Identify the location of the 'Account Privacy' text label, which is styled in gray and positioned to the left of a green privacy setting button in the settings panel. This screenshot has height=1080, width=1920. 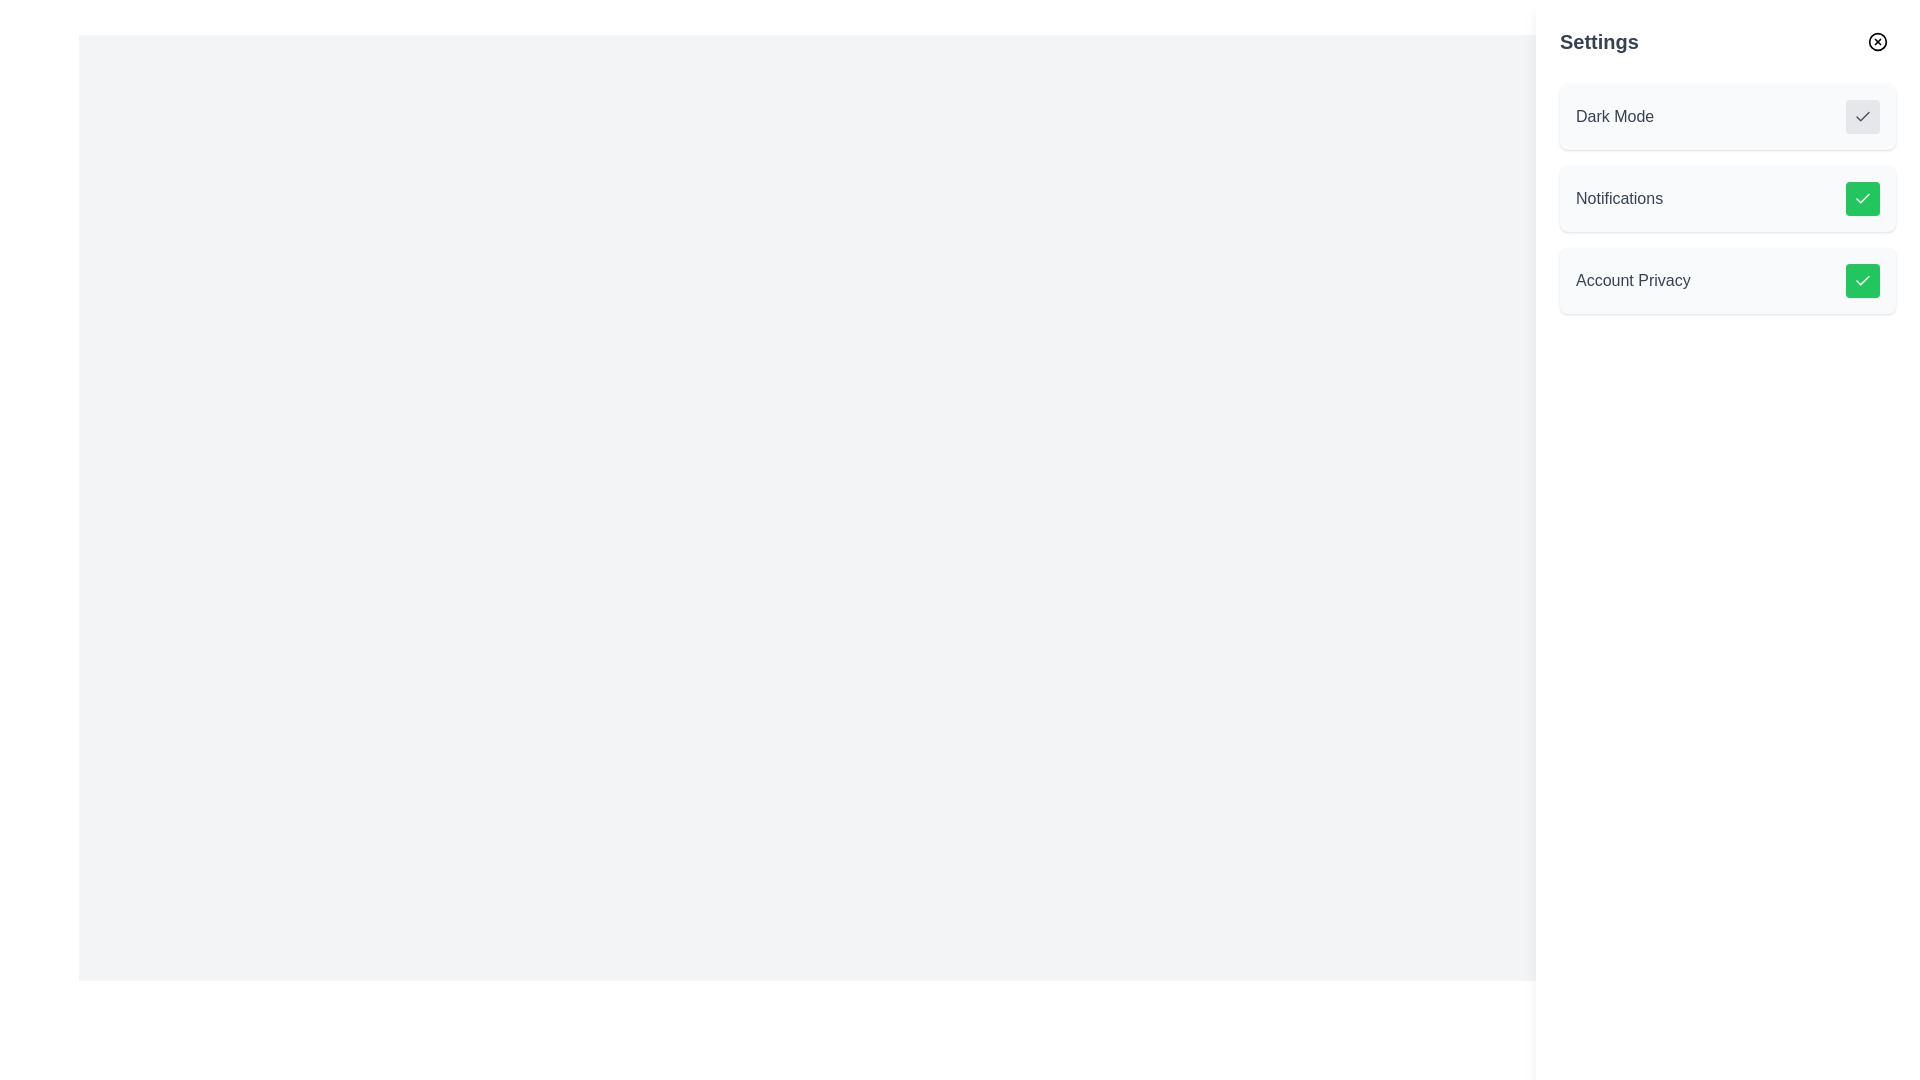
(1633, 281).